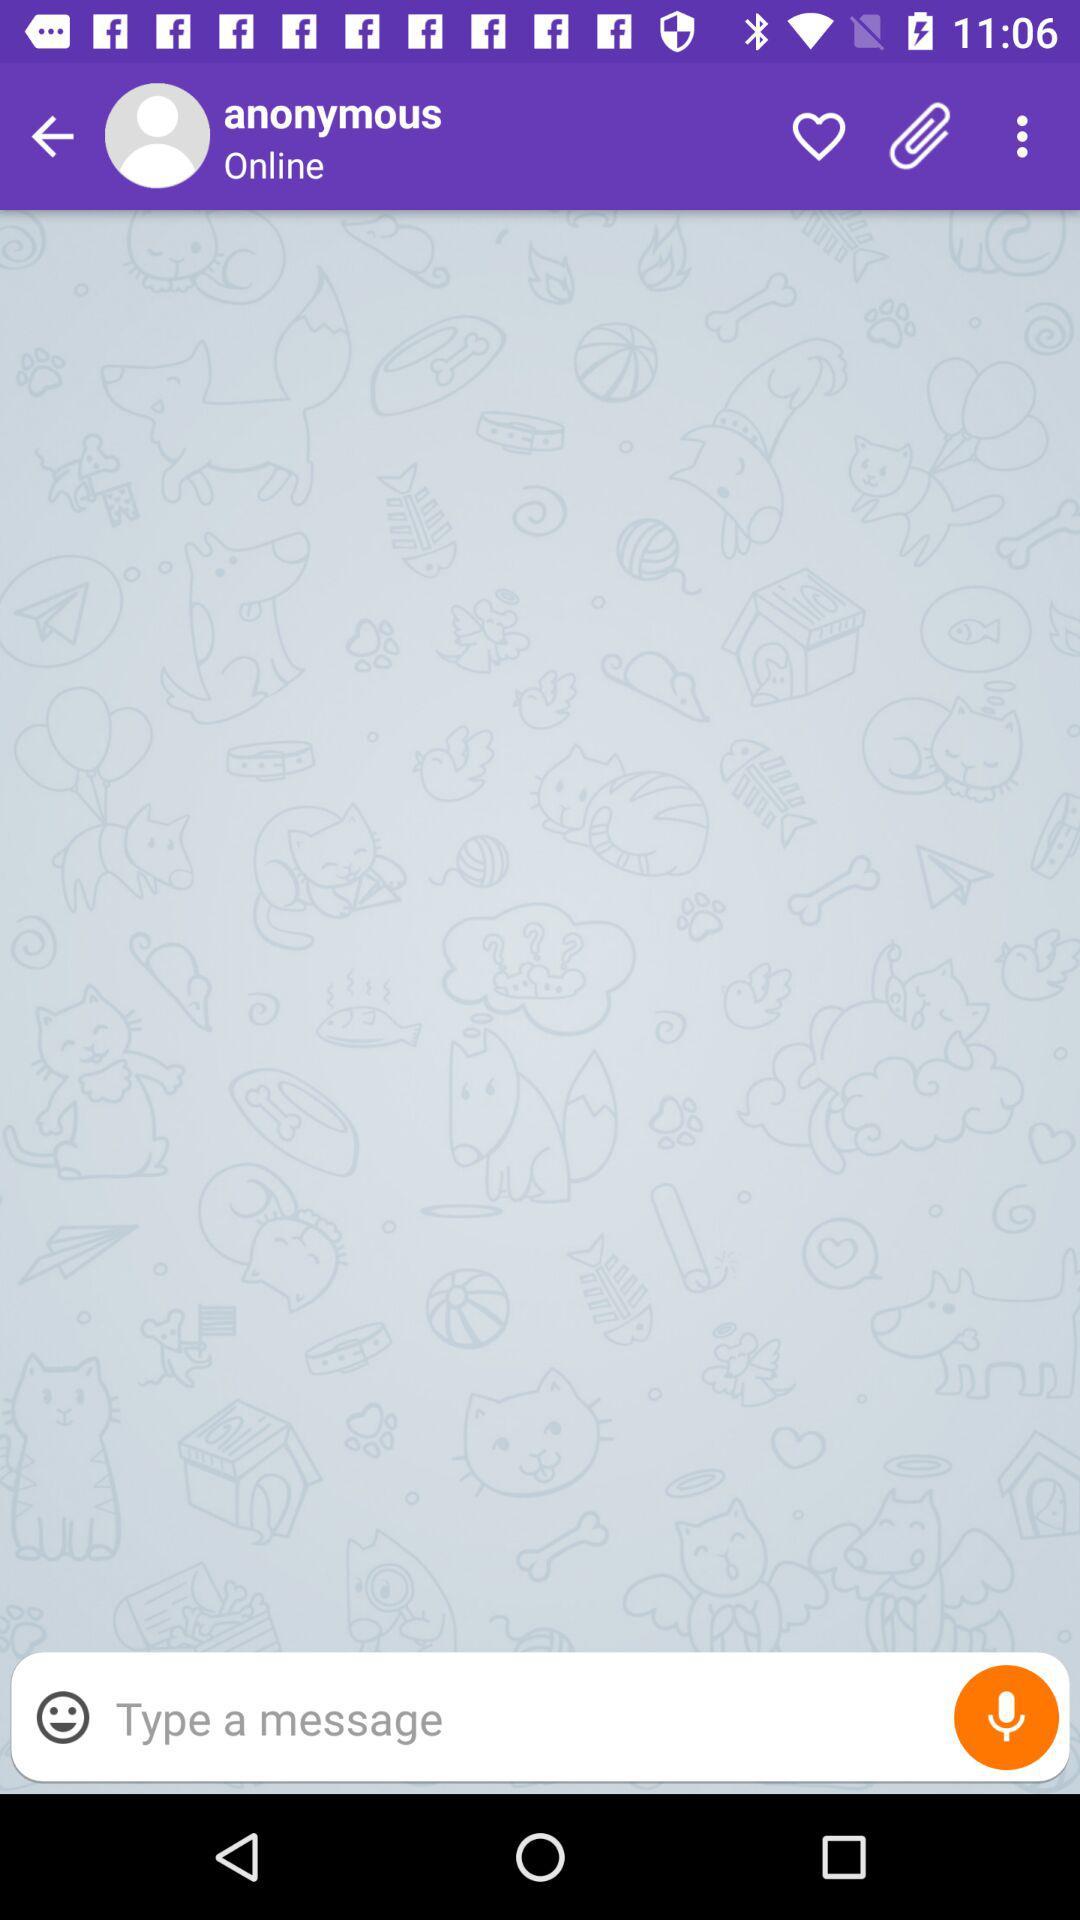 The image size is (1080, 1920). Describe the element at coordinates (61, 1716) in the screenshot. I see `use emoji` at that location.